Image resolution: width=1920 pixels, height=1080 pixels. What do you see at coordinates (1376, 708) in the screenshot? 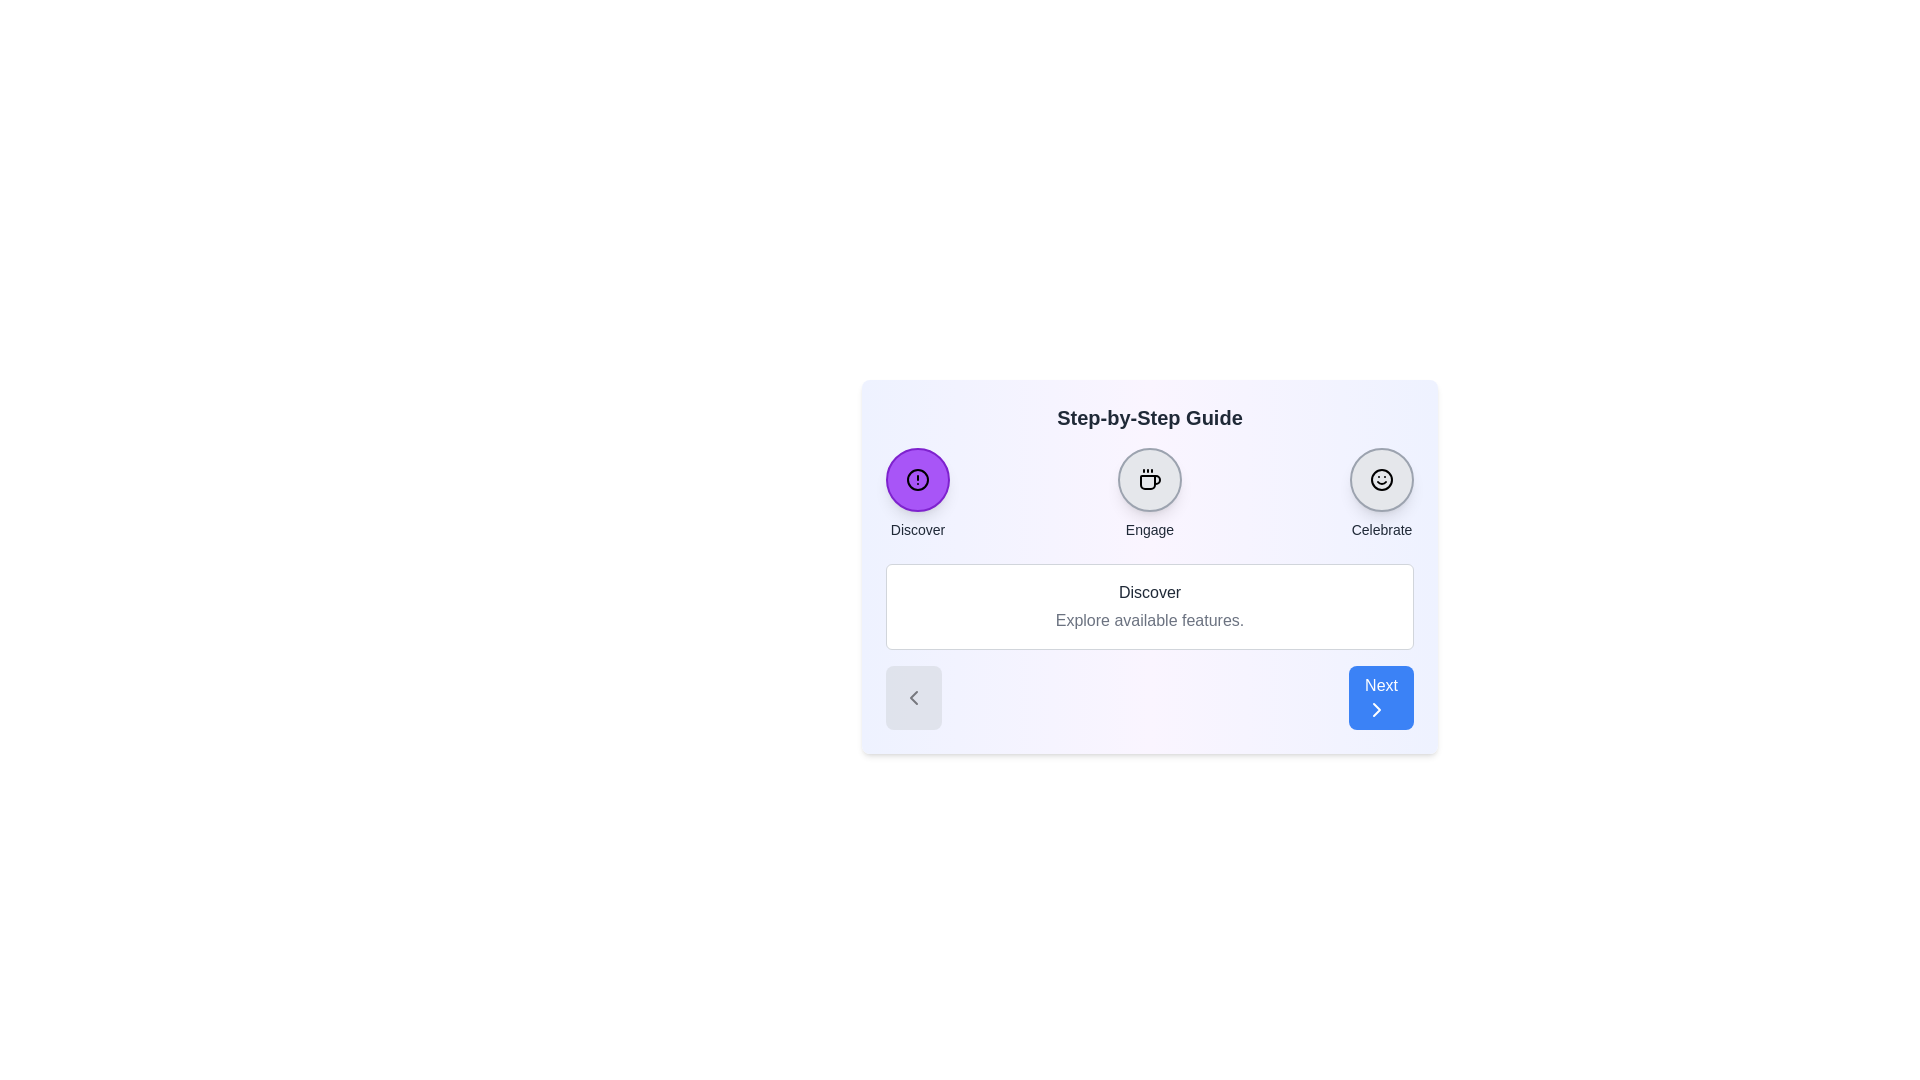
I see `the right-facing chevron-style arrow icon located at the bottom-right corner of the interface within the blue-colored 'Next' button` at bounding box center [1376, 708].